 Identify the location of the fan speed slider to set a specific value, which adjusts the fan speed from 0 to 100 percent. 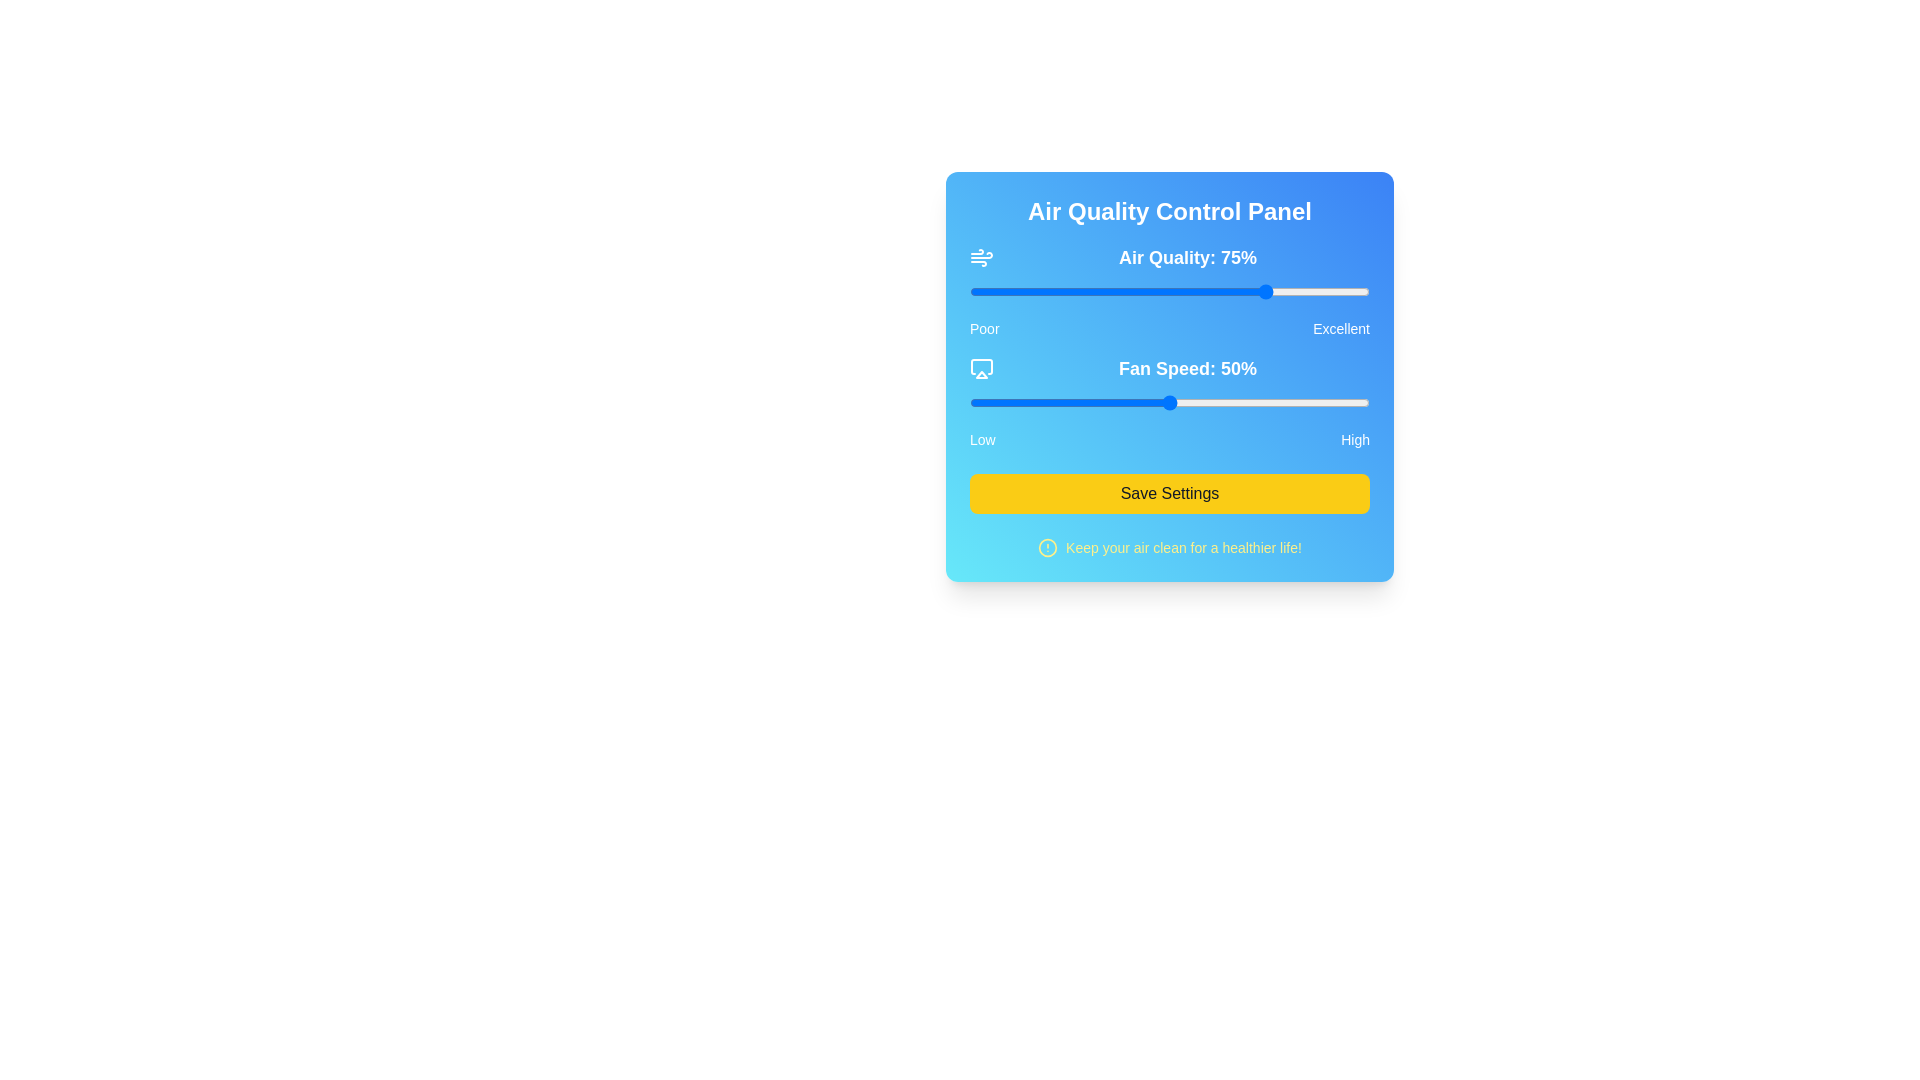
(1170, 402).